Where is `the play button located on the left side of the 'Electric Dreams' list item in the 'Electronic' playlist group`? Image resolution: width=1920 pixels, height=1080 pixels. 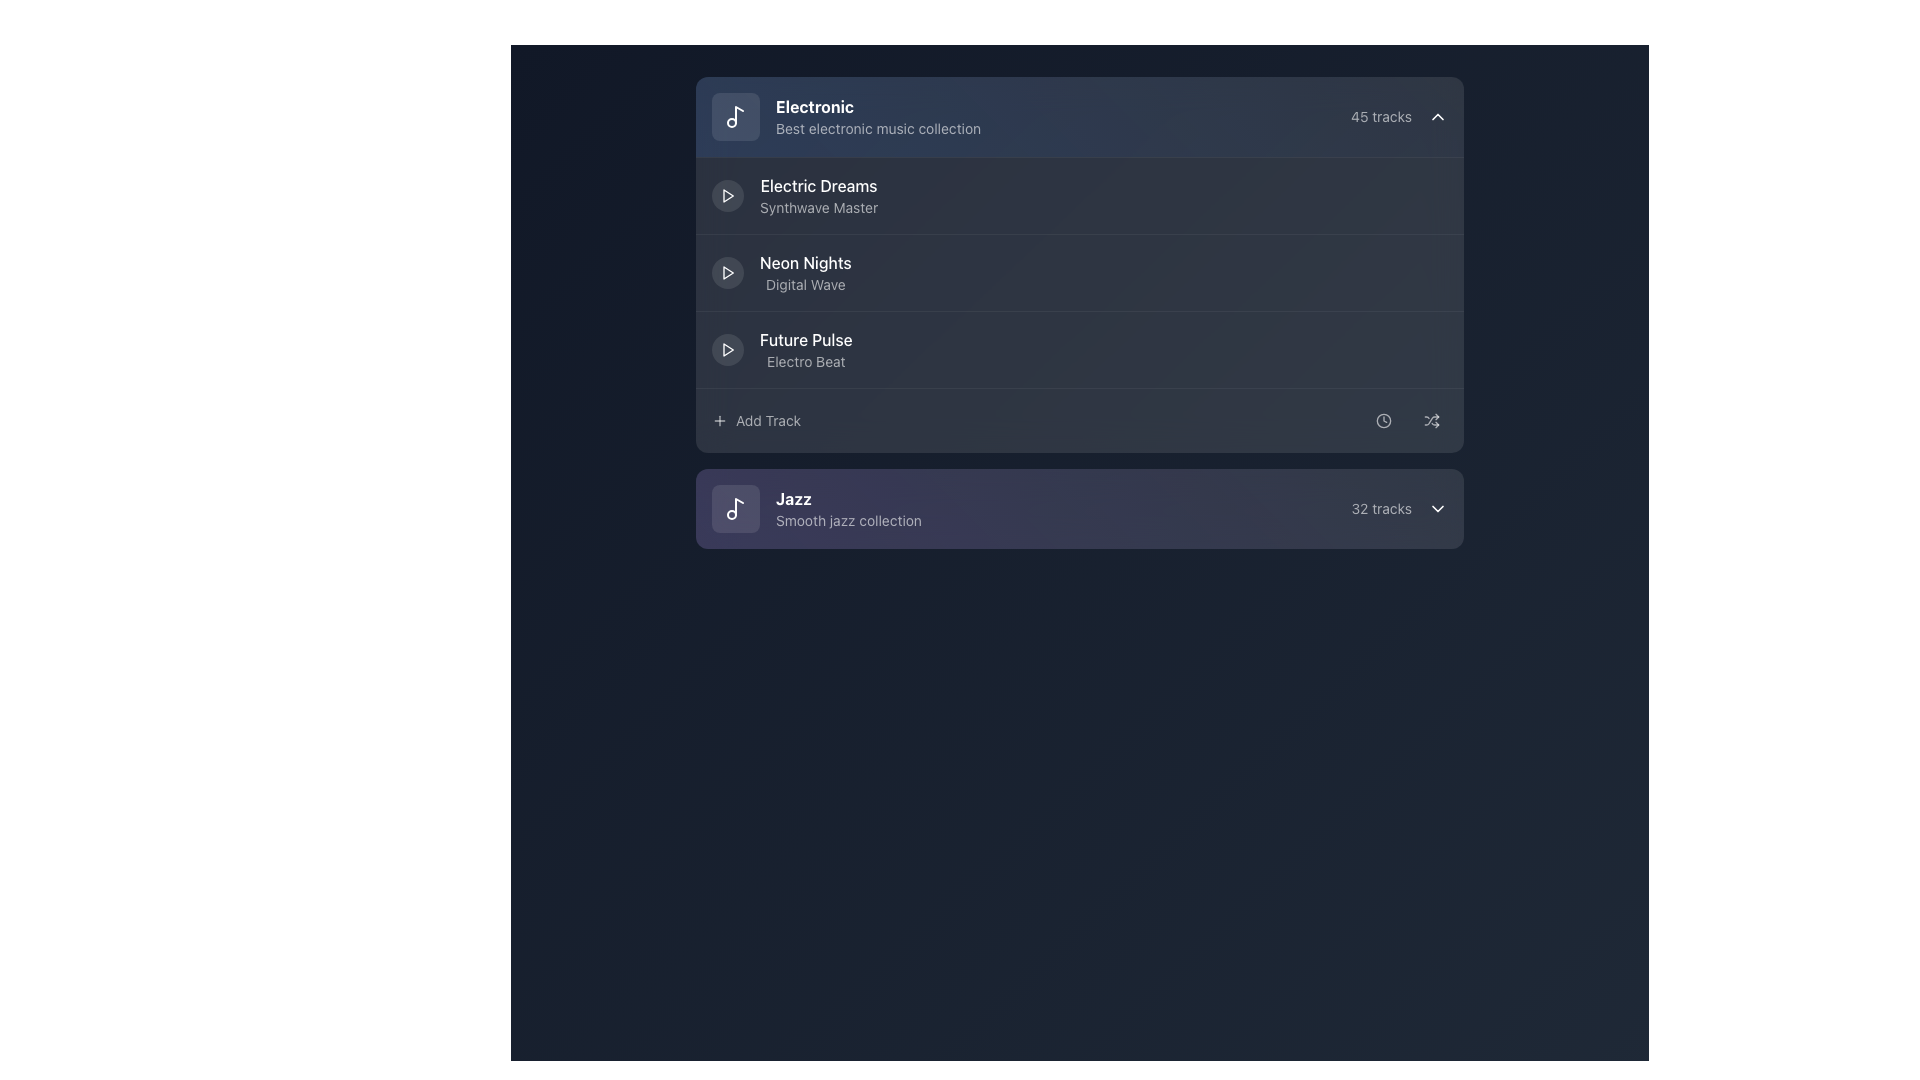 the play button located on the left side of the 'Electric Dreams' list item in the 'Electronic' playlist group is located at coordinates (727, 196).